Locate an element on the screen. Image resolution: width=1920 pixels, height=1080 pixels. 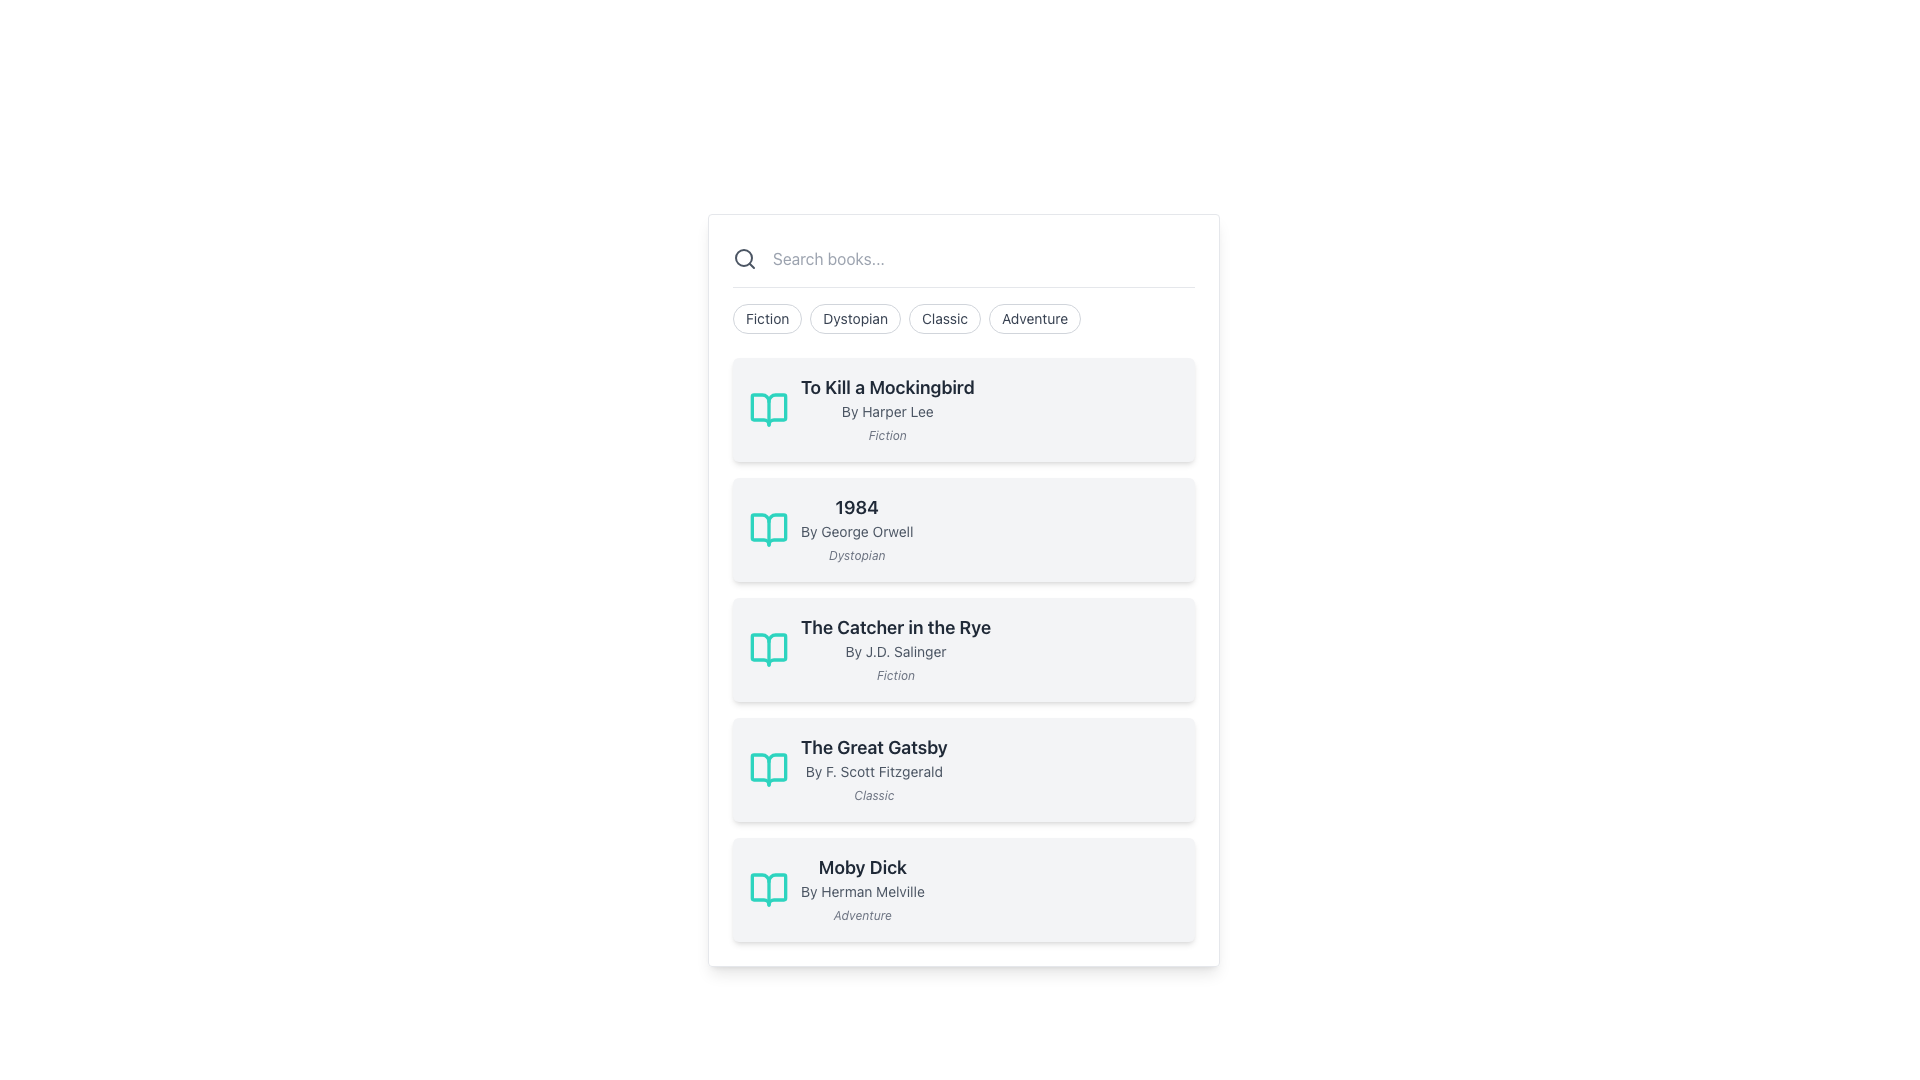
the italicized light gray label text reading 'Classic' located in the bottom-right corner of the book item 'The Great Gatsby' is located at coordinates (874, 794).